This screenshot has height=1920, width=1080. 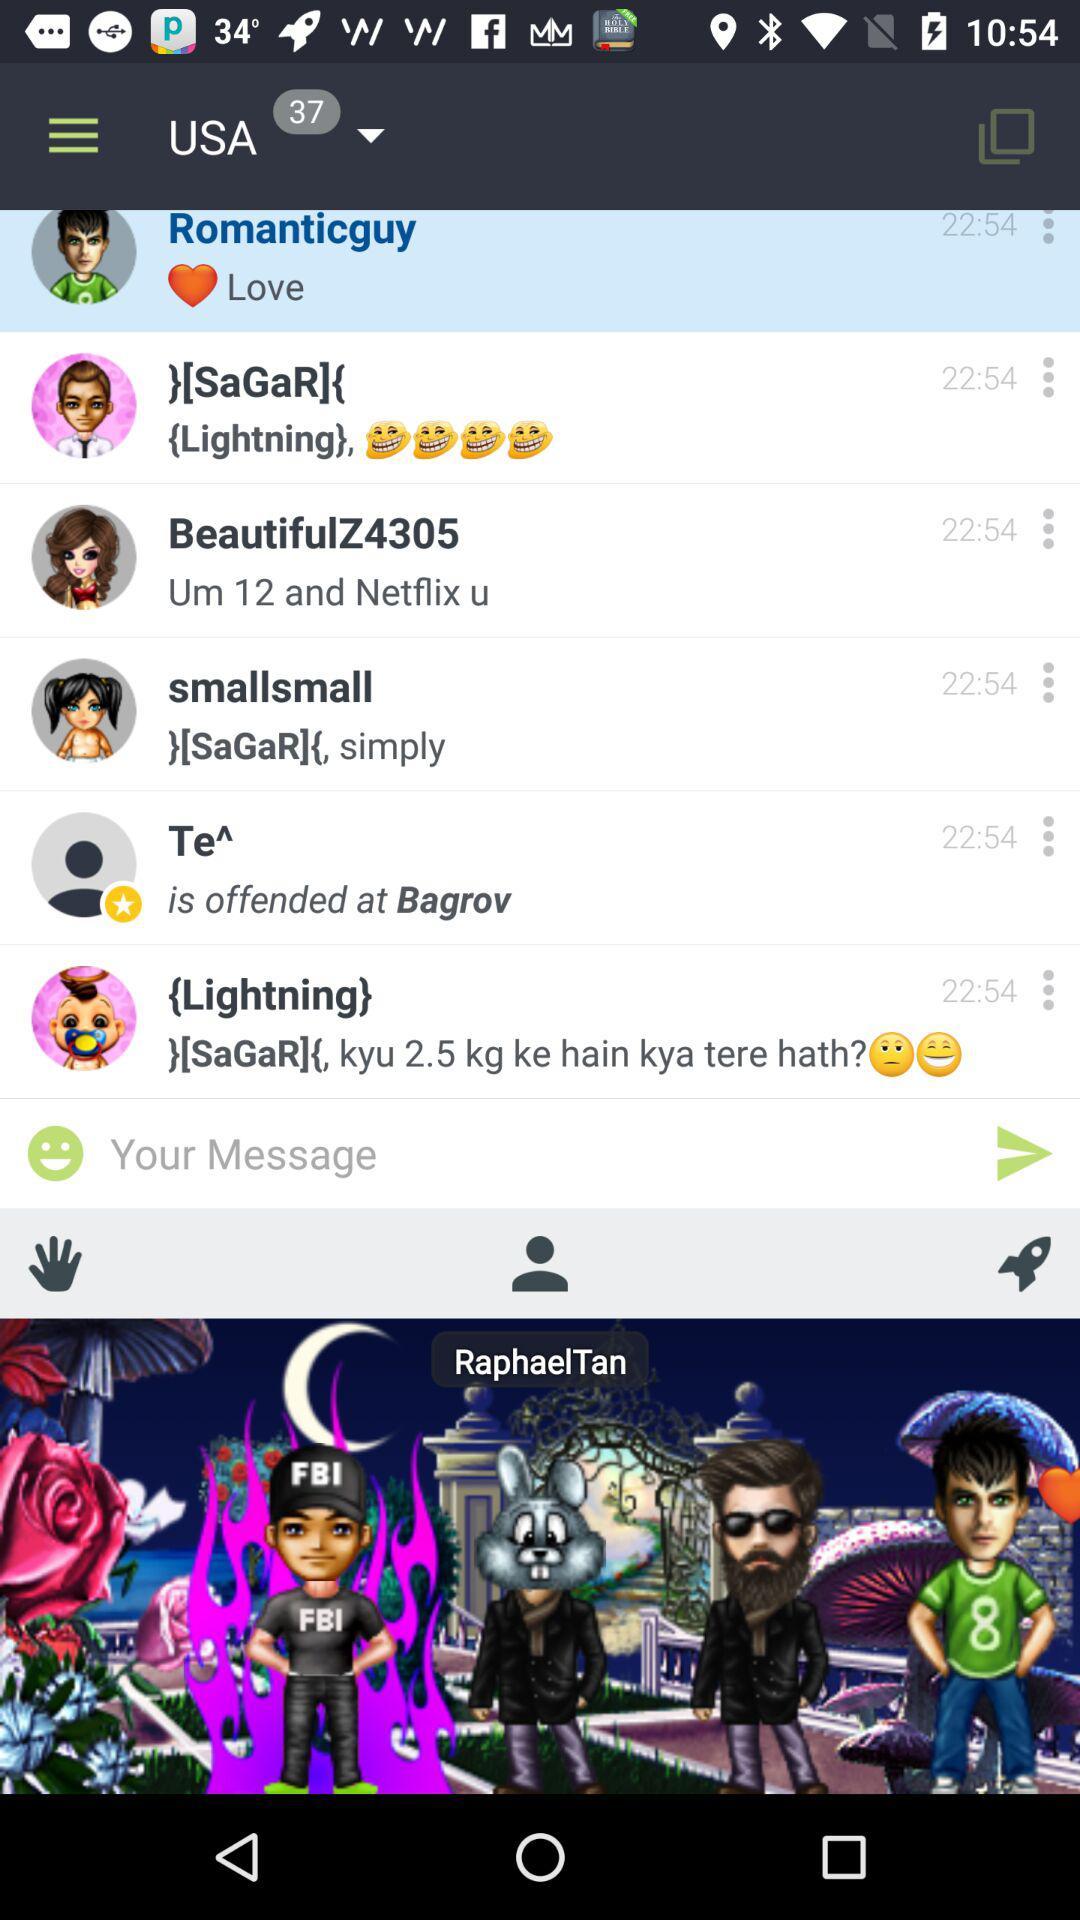 I want to click on the emoji icon, so click(x=54, y=1153).